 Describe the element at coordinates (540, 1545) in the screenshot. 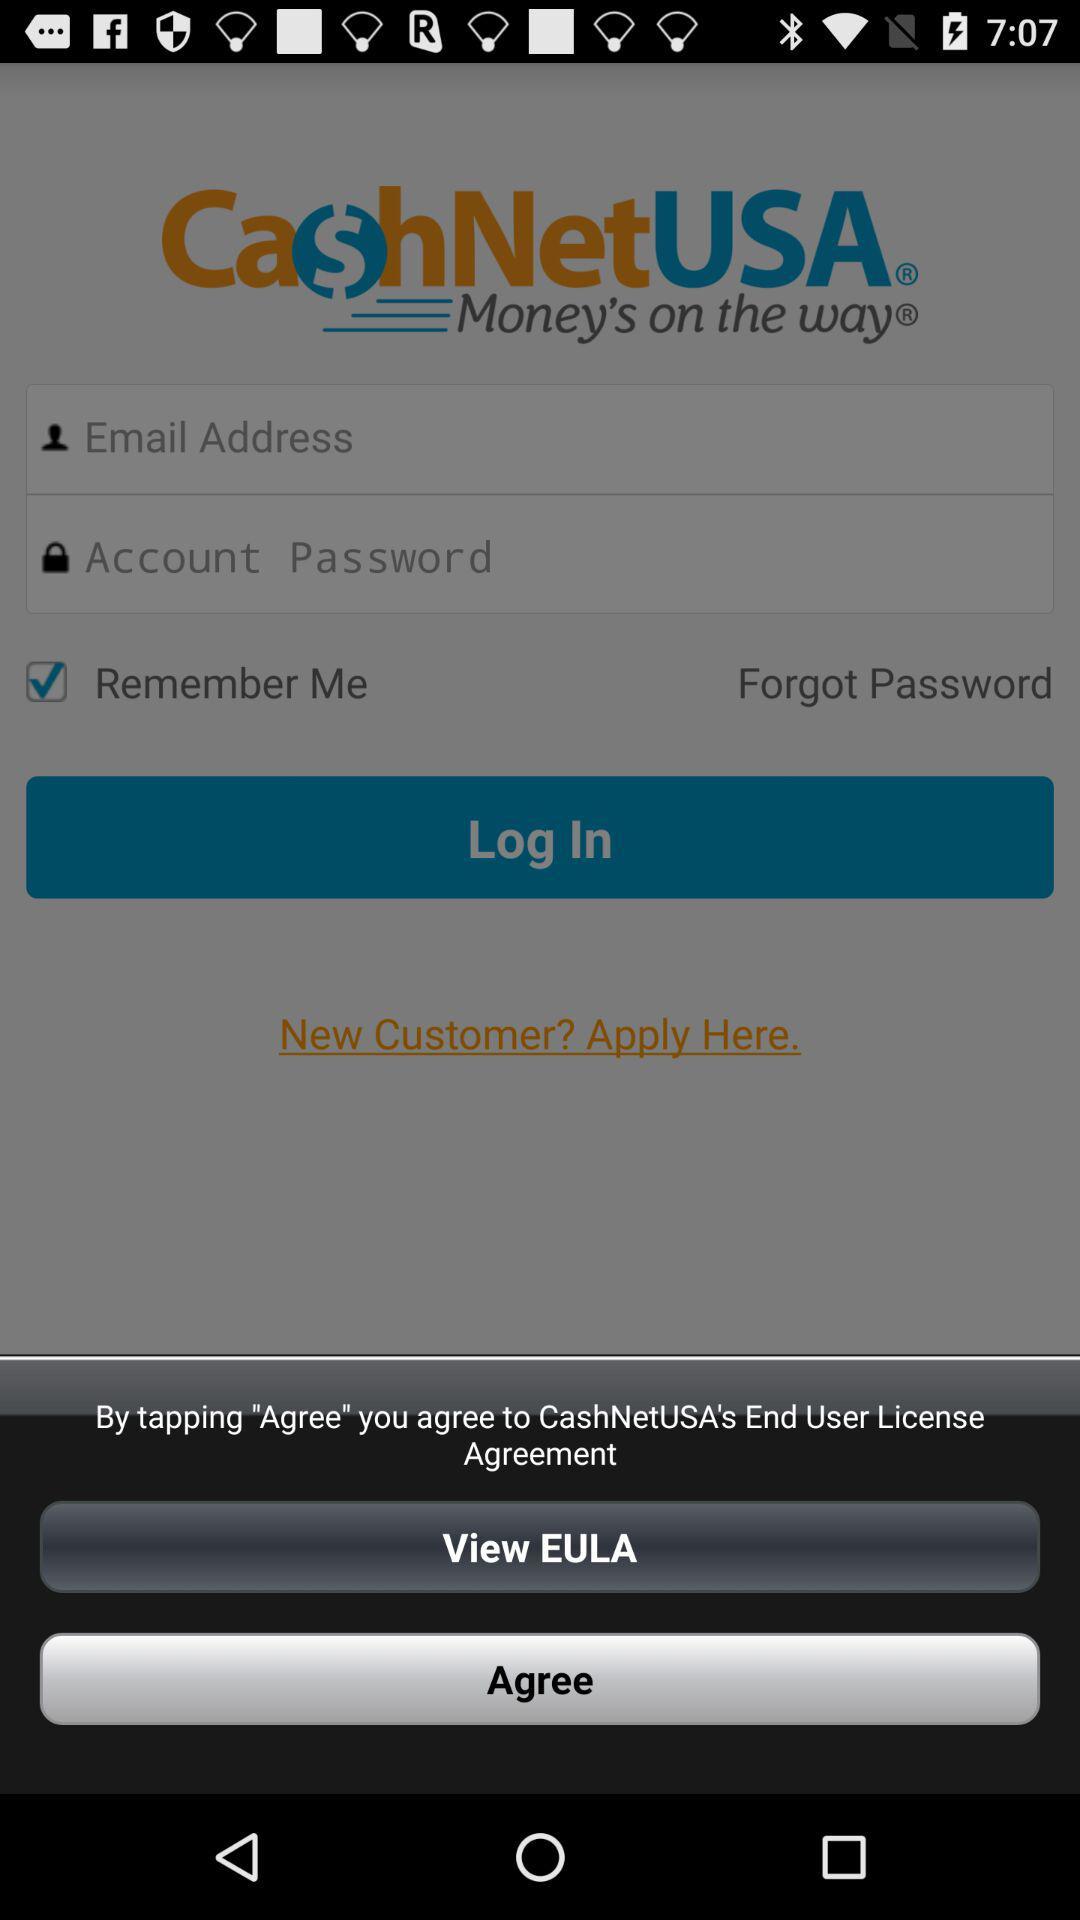

I see `app above the agree app` at that location.